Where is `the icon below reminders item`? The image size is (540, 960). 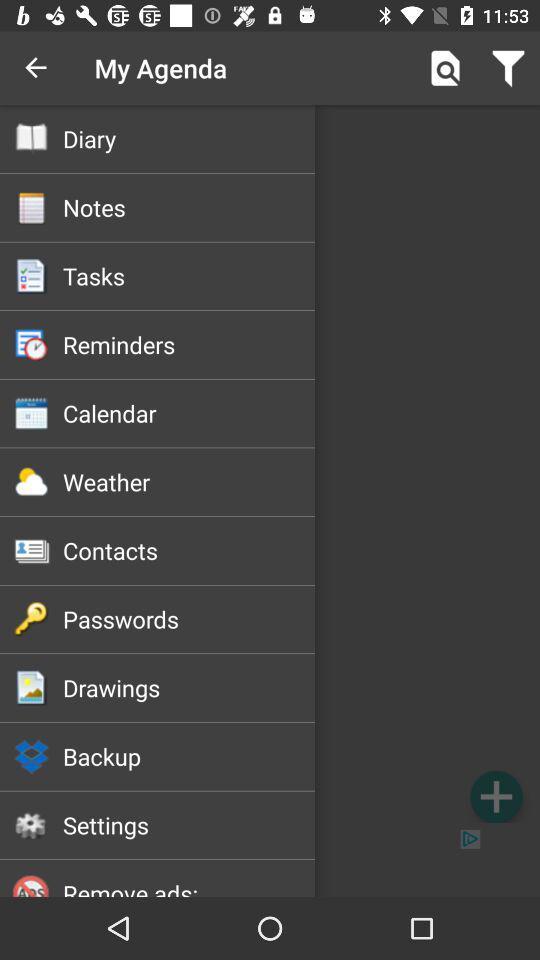
the icon below reminders item is located at coordinates (189, 412).